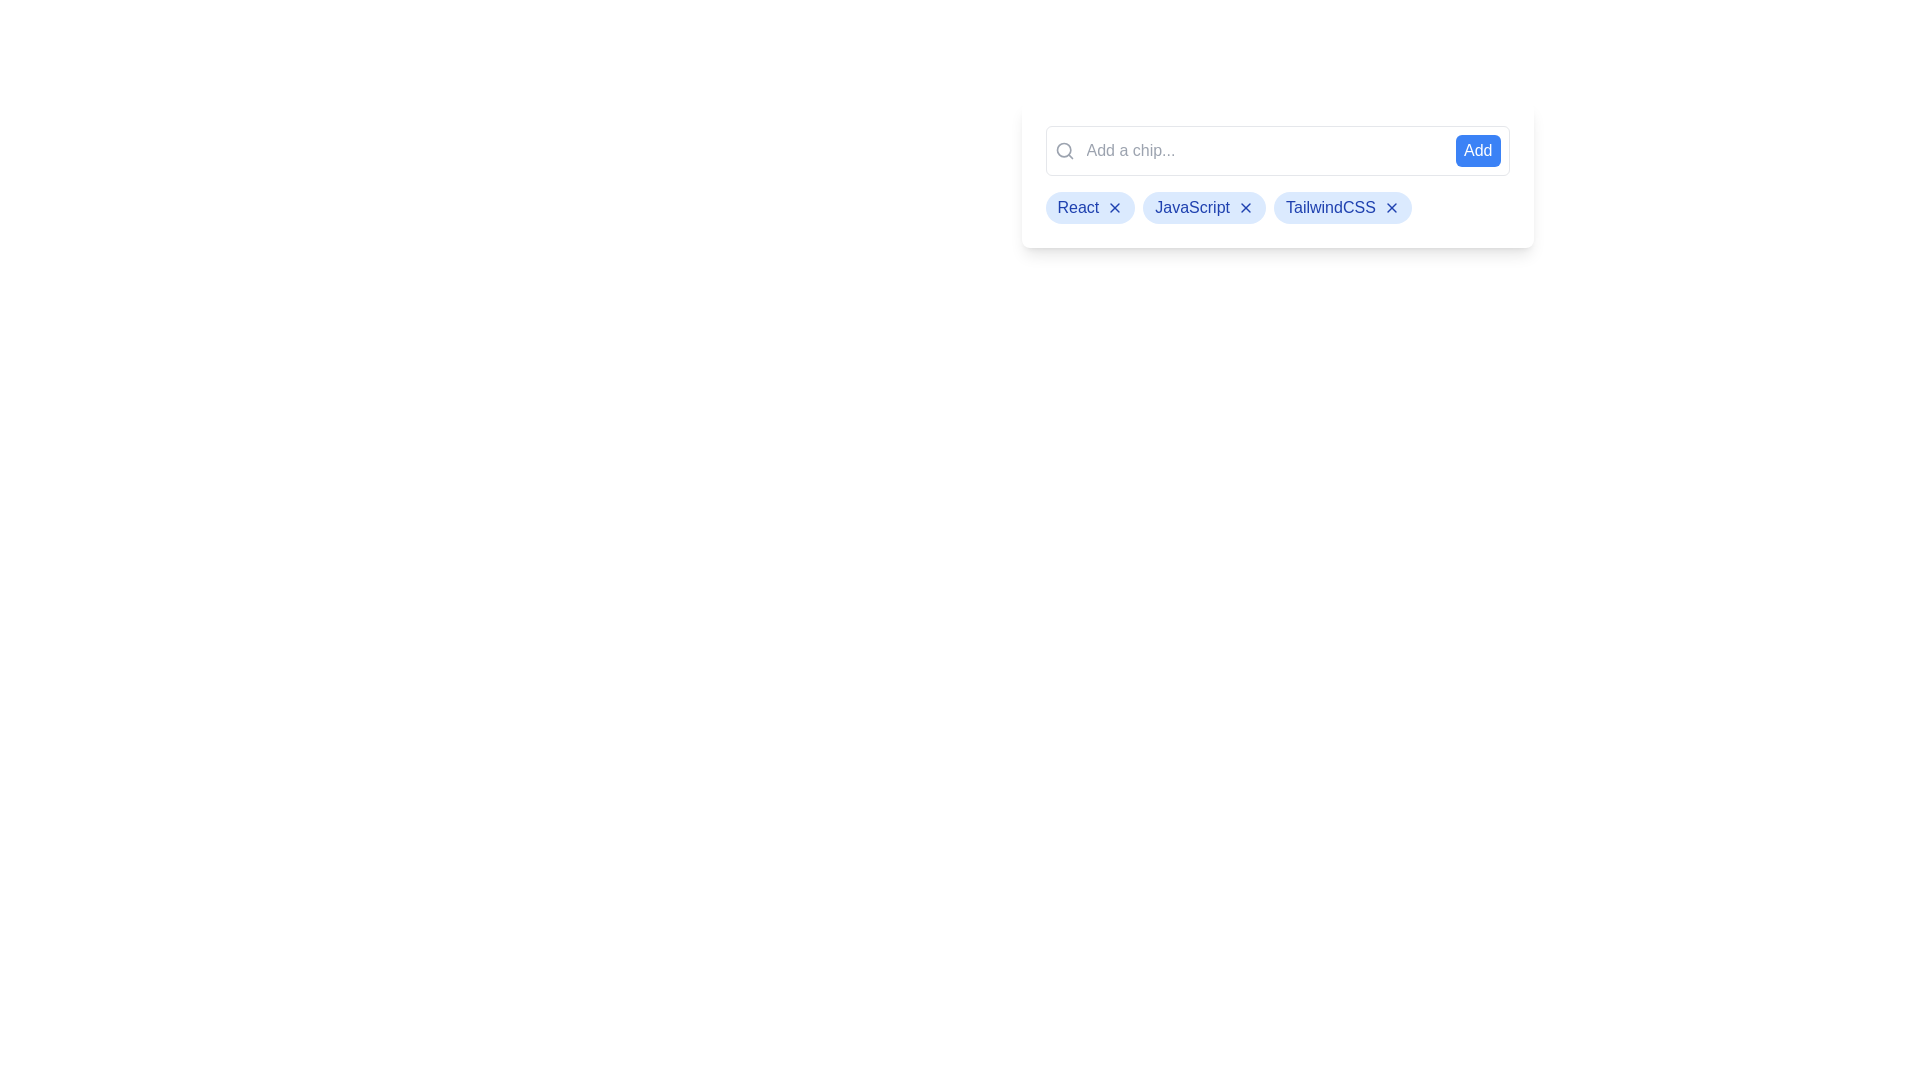 This screenshot has width=1920, height=1080. What do you see at coordinates (1245, 208) in the screenshot?
I see `'X' button on the chip labeled JavaScript to remove it` at bounding box center [1245, 208].